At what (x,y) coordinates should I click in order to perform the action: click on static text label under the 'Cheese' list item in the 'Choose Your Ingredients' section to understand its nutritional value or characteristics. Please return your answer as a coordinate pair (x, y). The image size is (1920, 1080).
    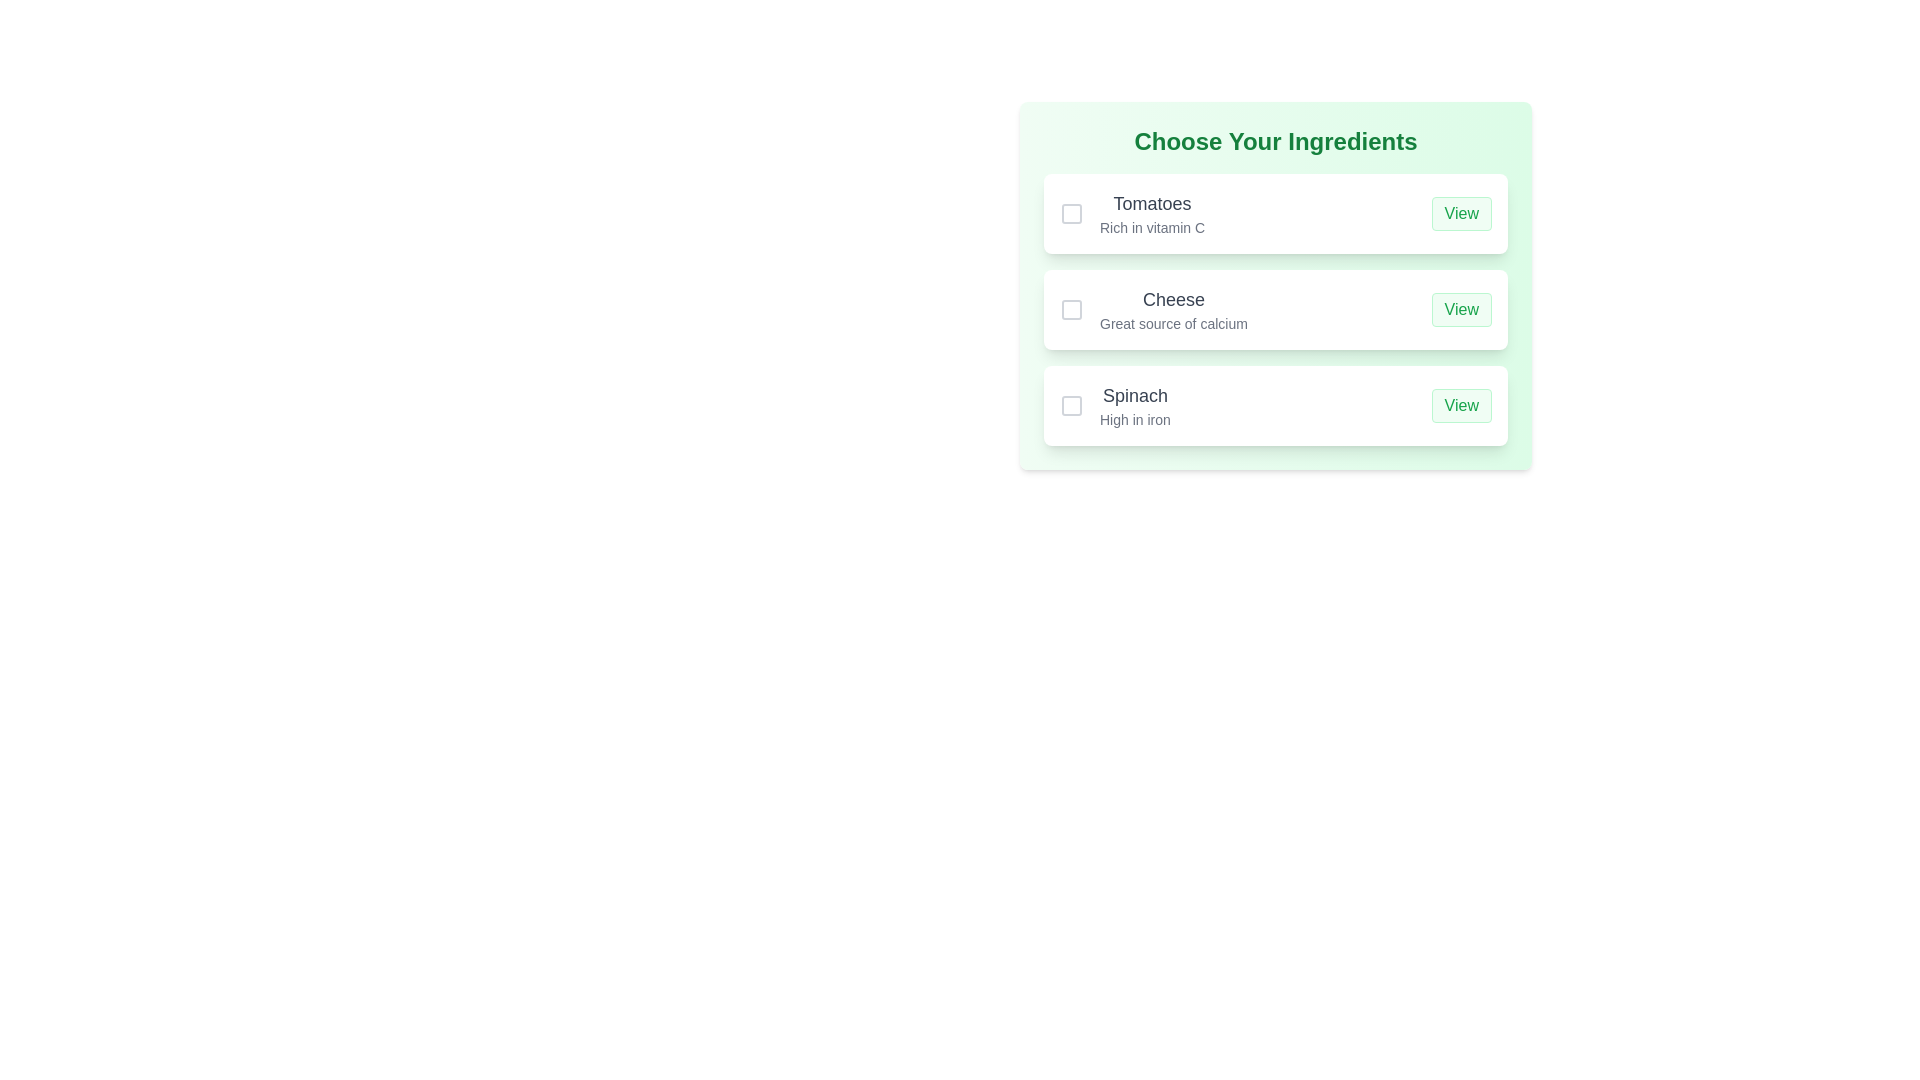
    Looking at the image, I should click on (1173, 323).